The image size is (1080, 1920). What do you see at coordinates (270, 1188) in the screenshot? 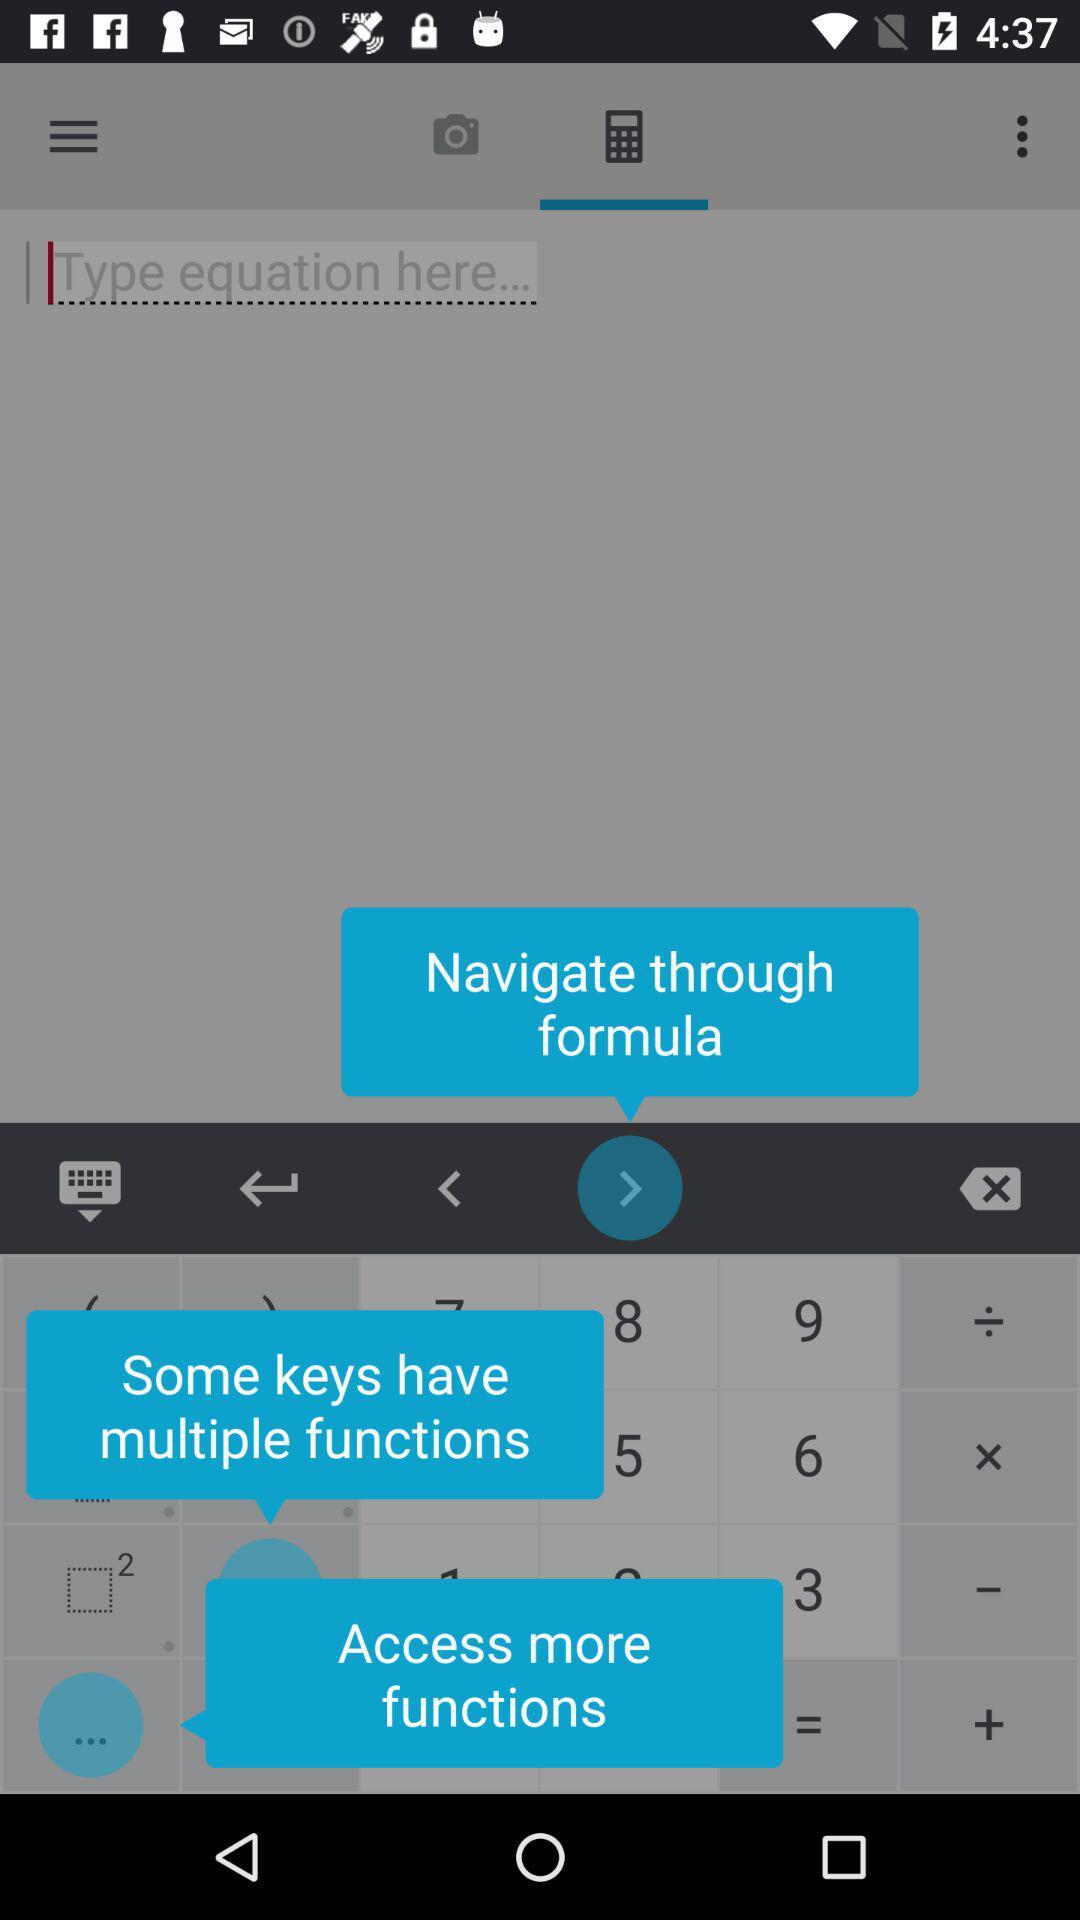
I see `the arrow_backward icon` at bounding box center [270, 1188].